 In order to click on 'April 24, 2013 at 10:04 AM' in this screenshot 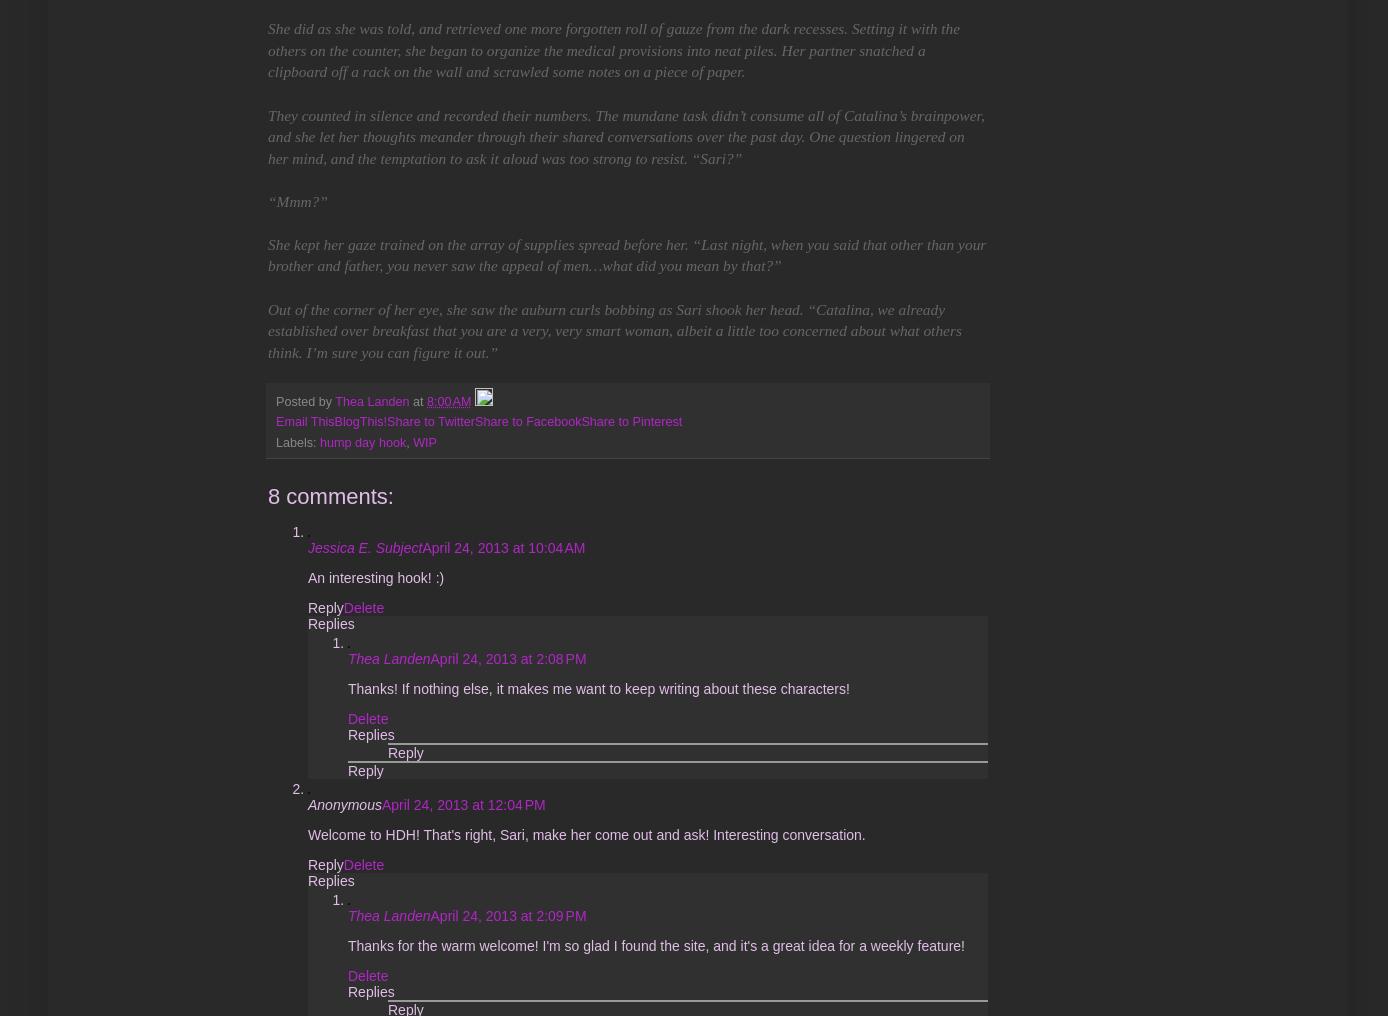, I will do `click(503, 546)`.